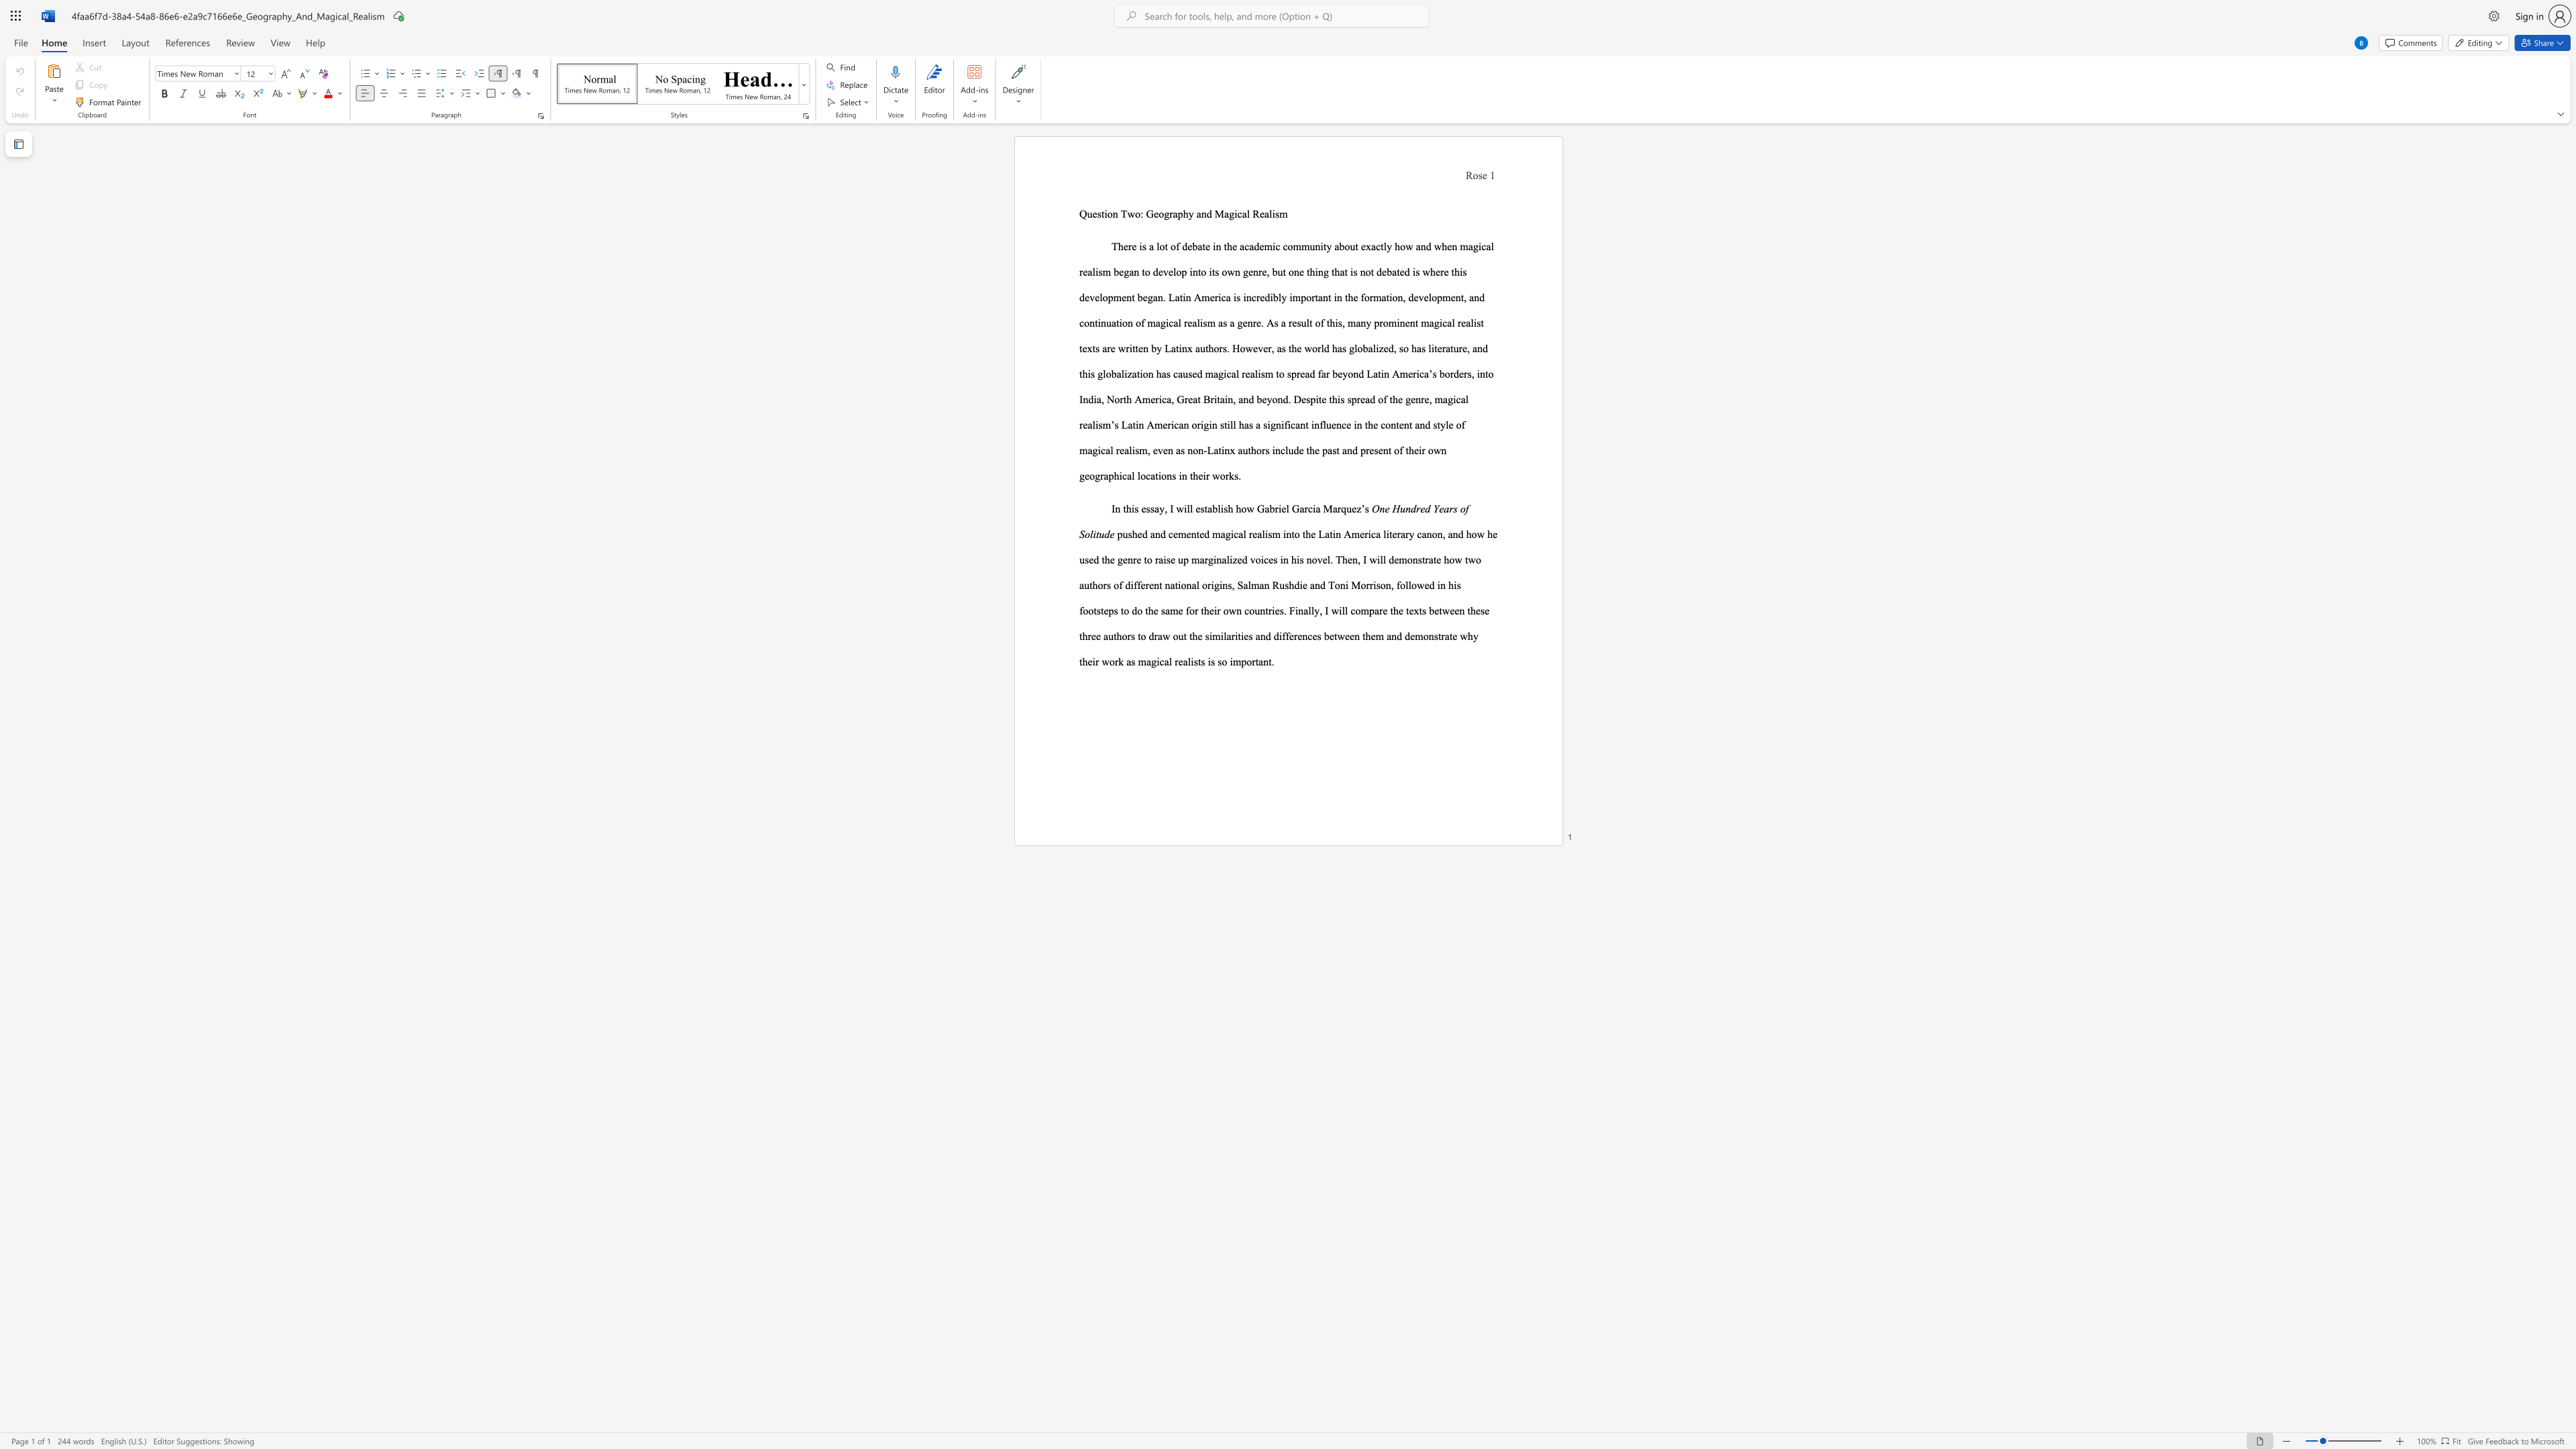  What do you see at coordinates (1231, 214) in the screenshot?
I see `the 2th character "g" in the text` at bounding box center [1231, 214].